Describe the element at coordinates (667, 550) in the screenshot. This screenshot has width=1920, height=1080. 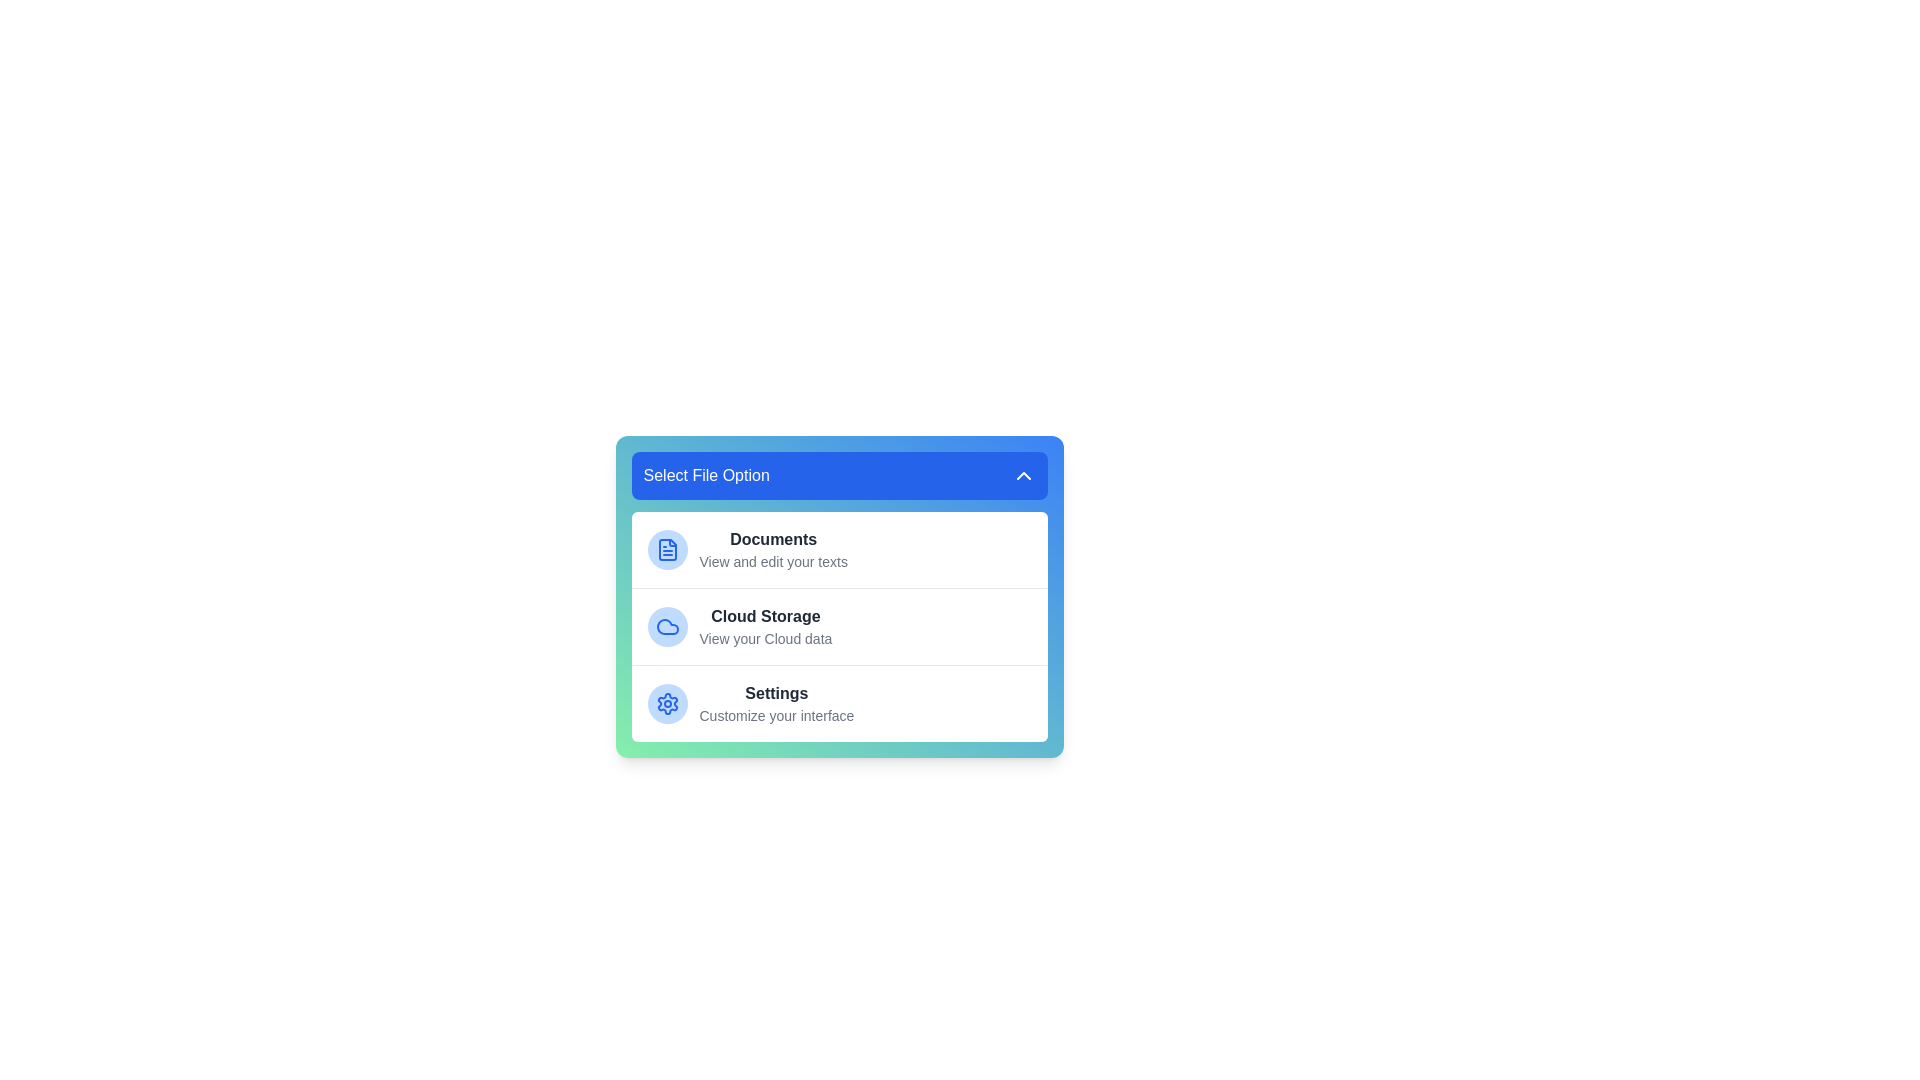
I see `the circular icon button with a light blue background and a blue file icon` at that location.